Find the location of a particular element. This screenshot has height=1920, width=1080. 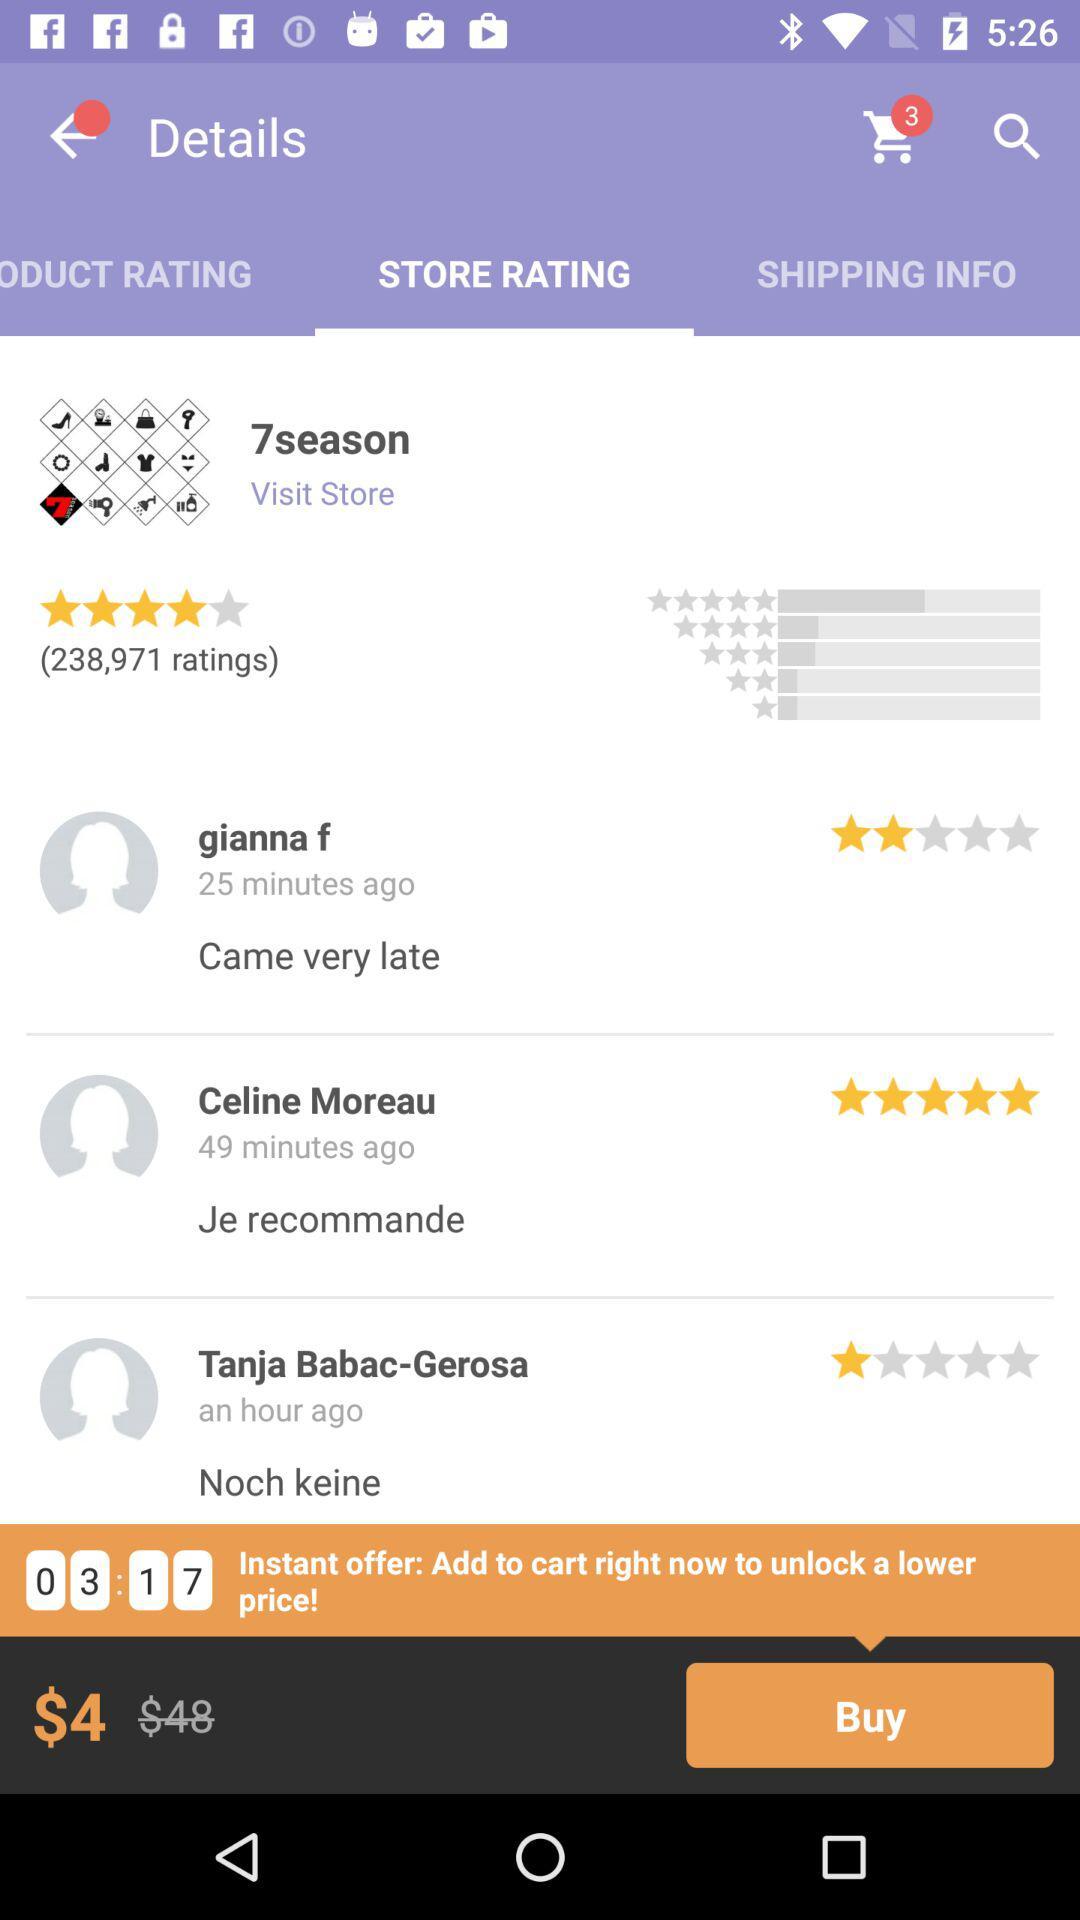

the store rating is located at coordinates (503, 272).